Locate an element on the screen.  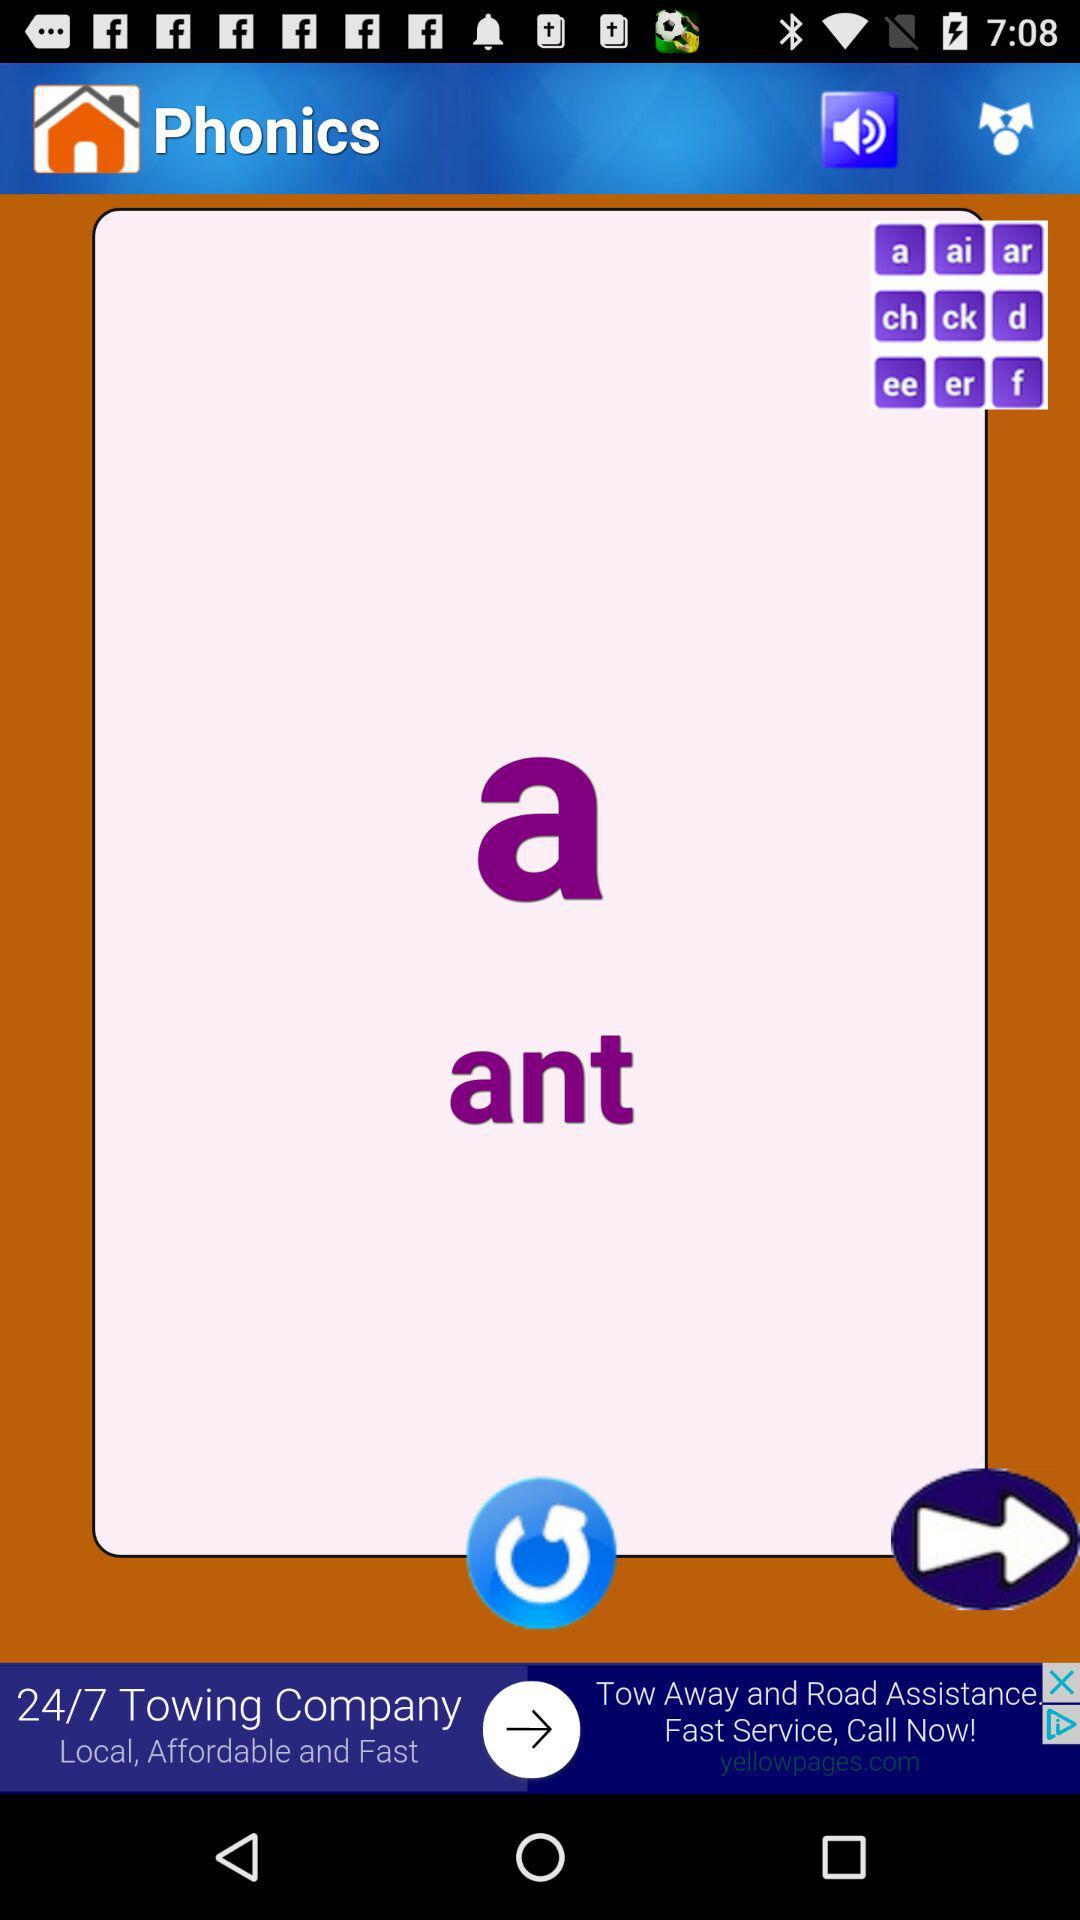
letters is located at coordinates (958, 314).